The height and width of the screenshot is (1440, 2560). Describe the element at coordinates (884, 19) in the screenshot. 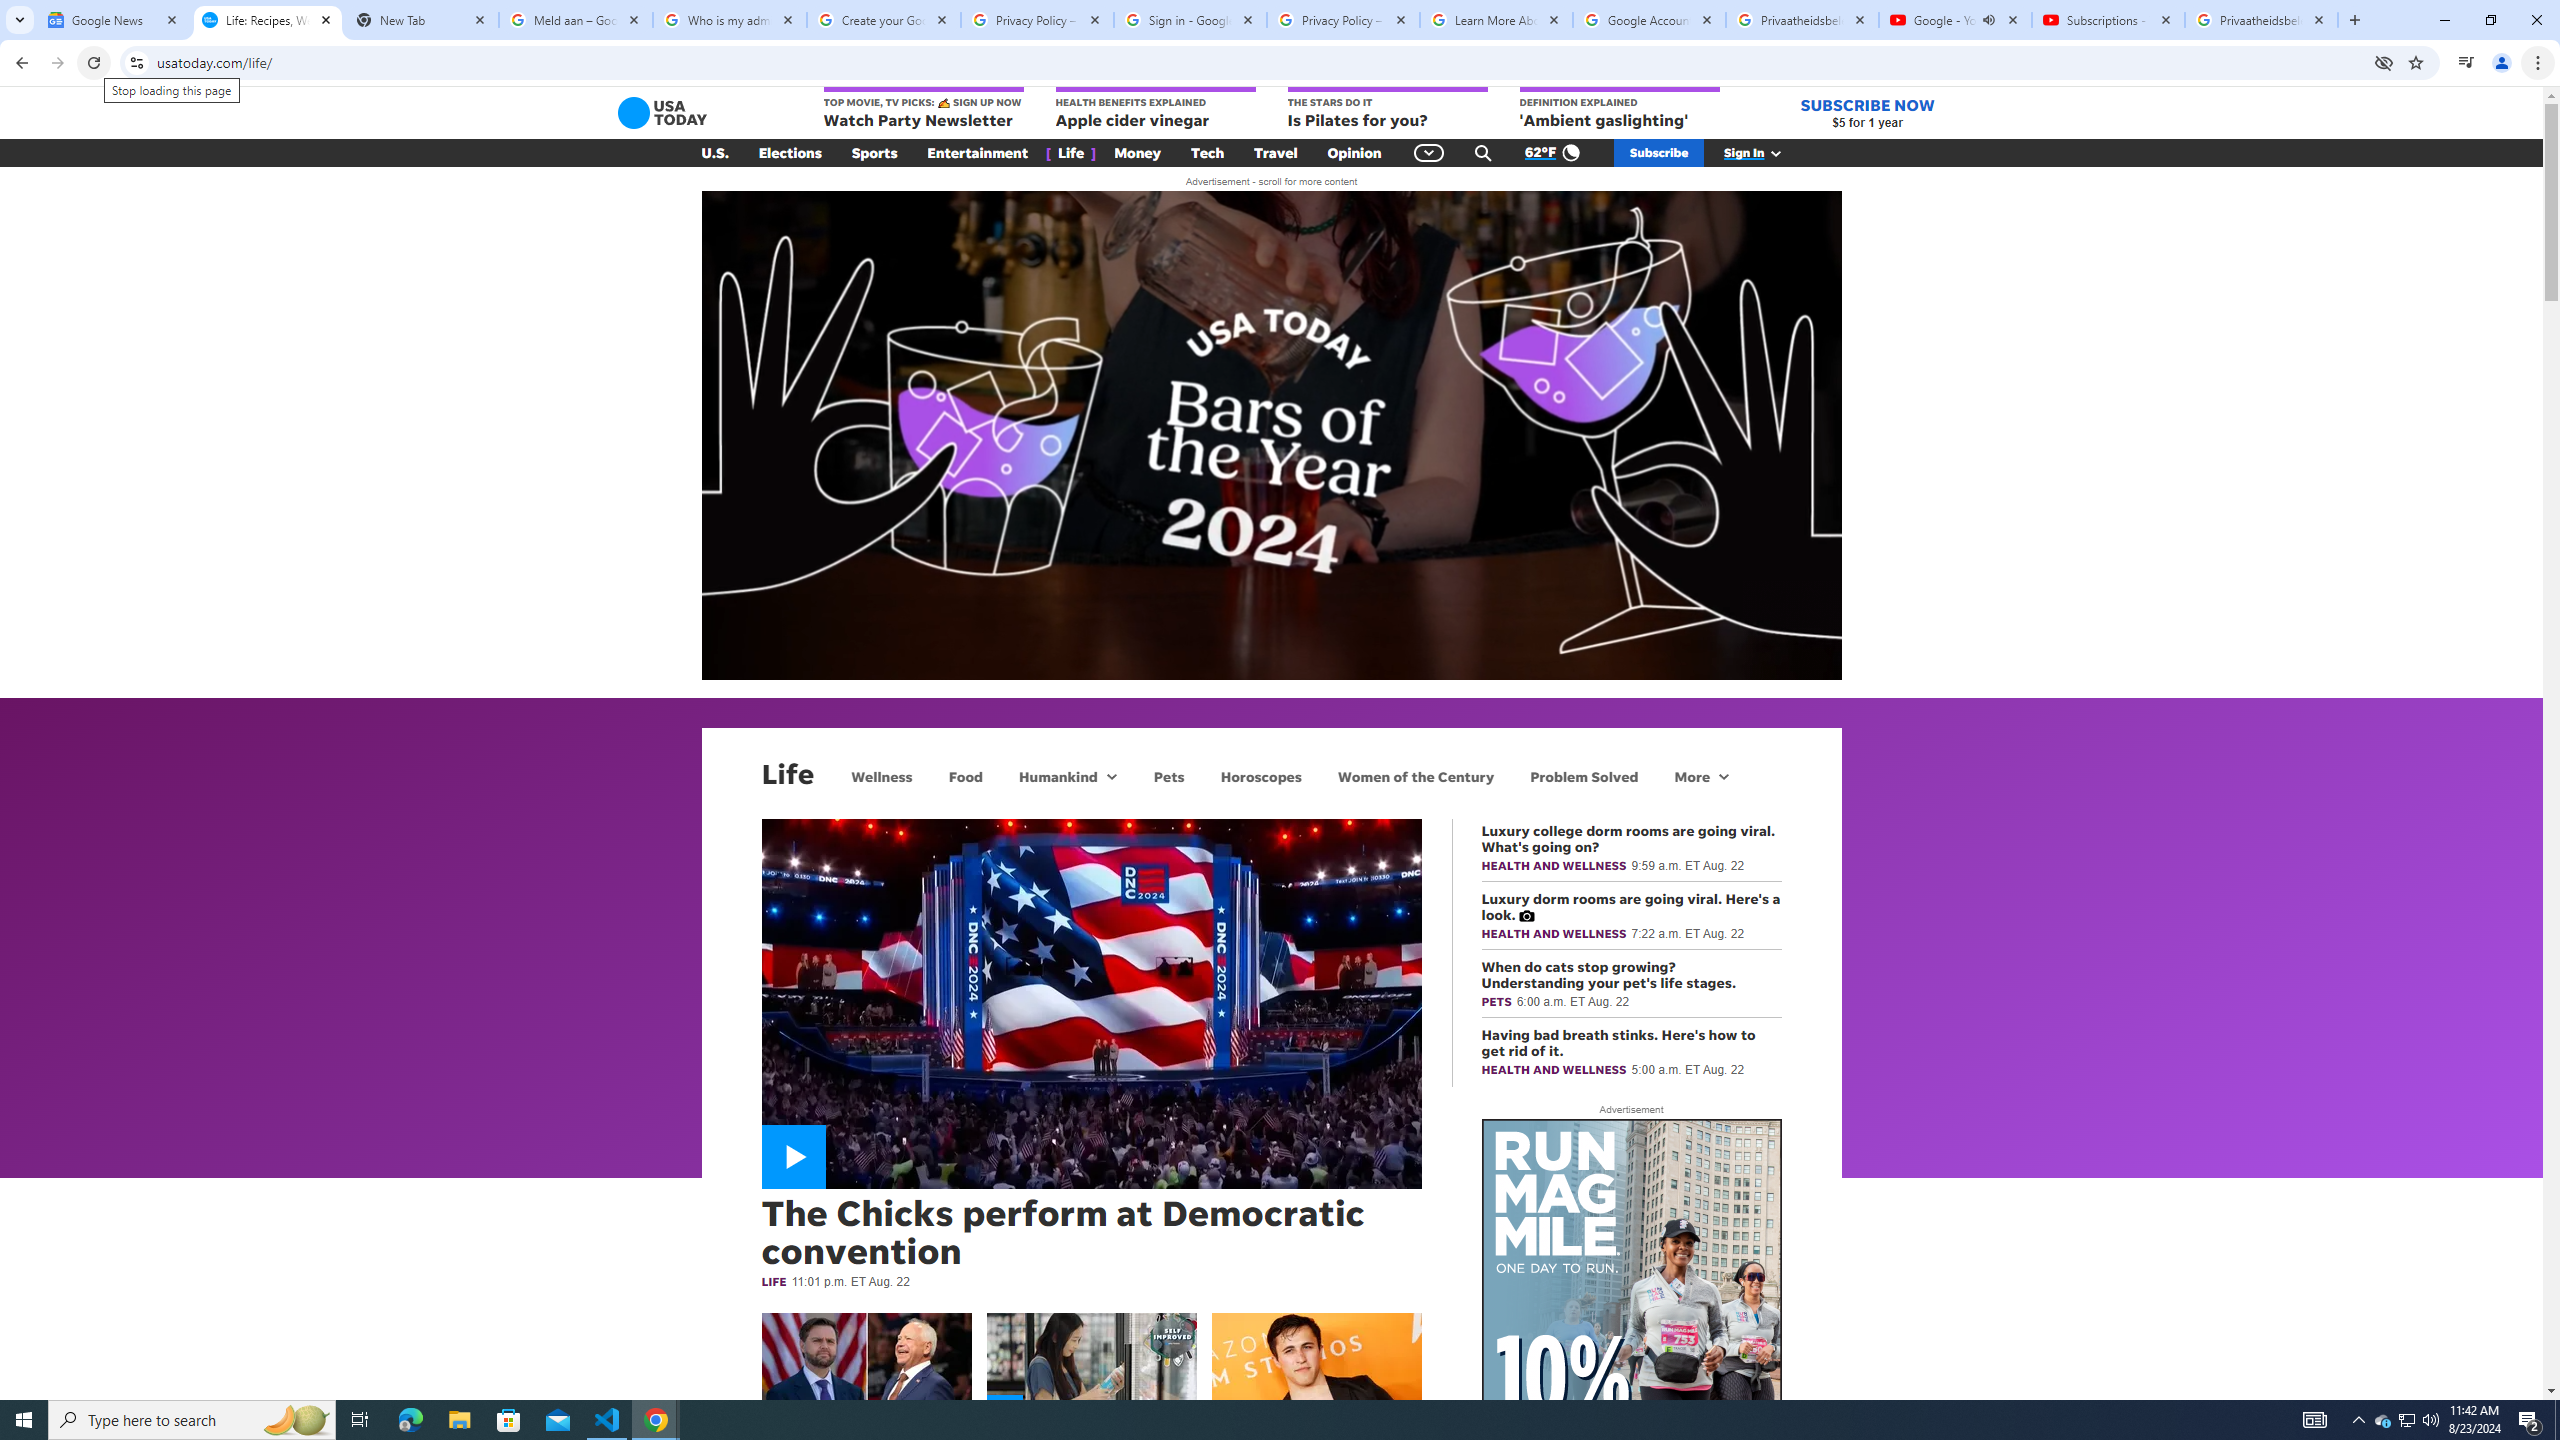

I see `'Create your Google Account'` at that location.